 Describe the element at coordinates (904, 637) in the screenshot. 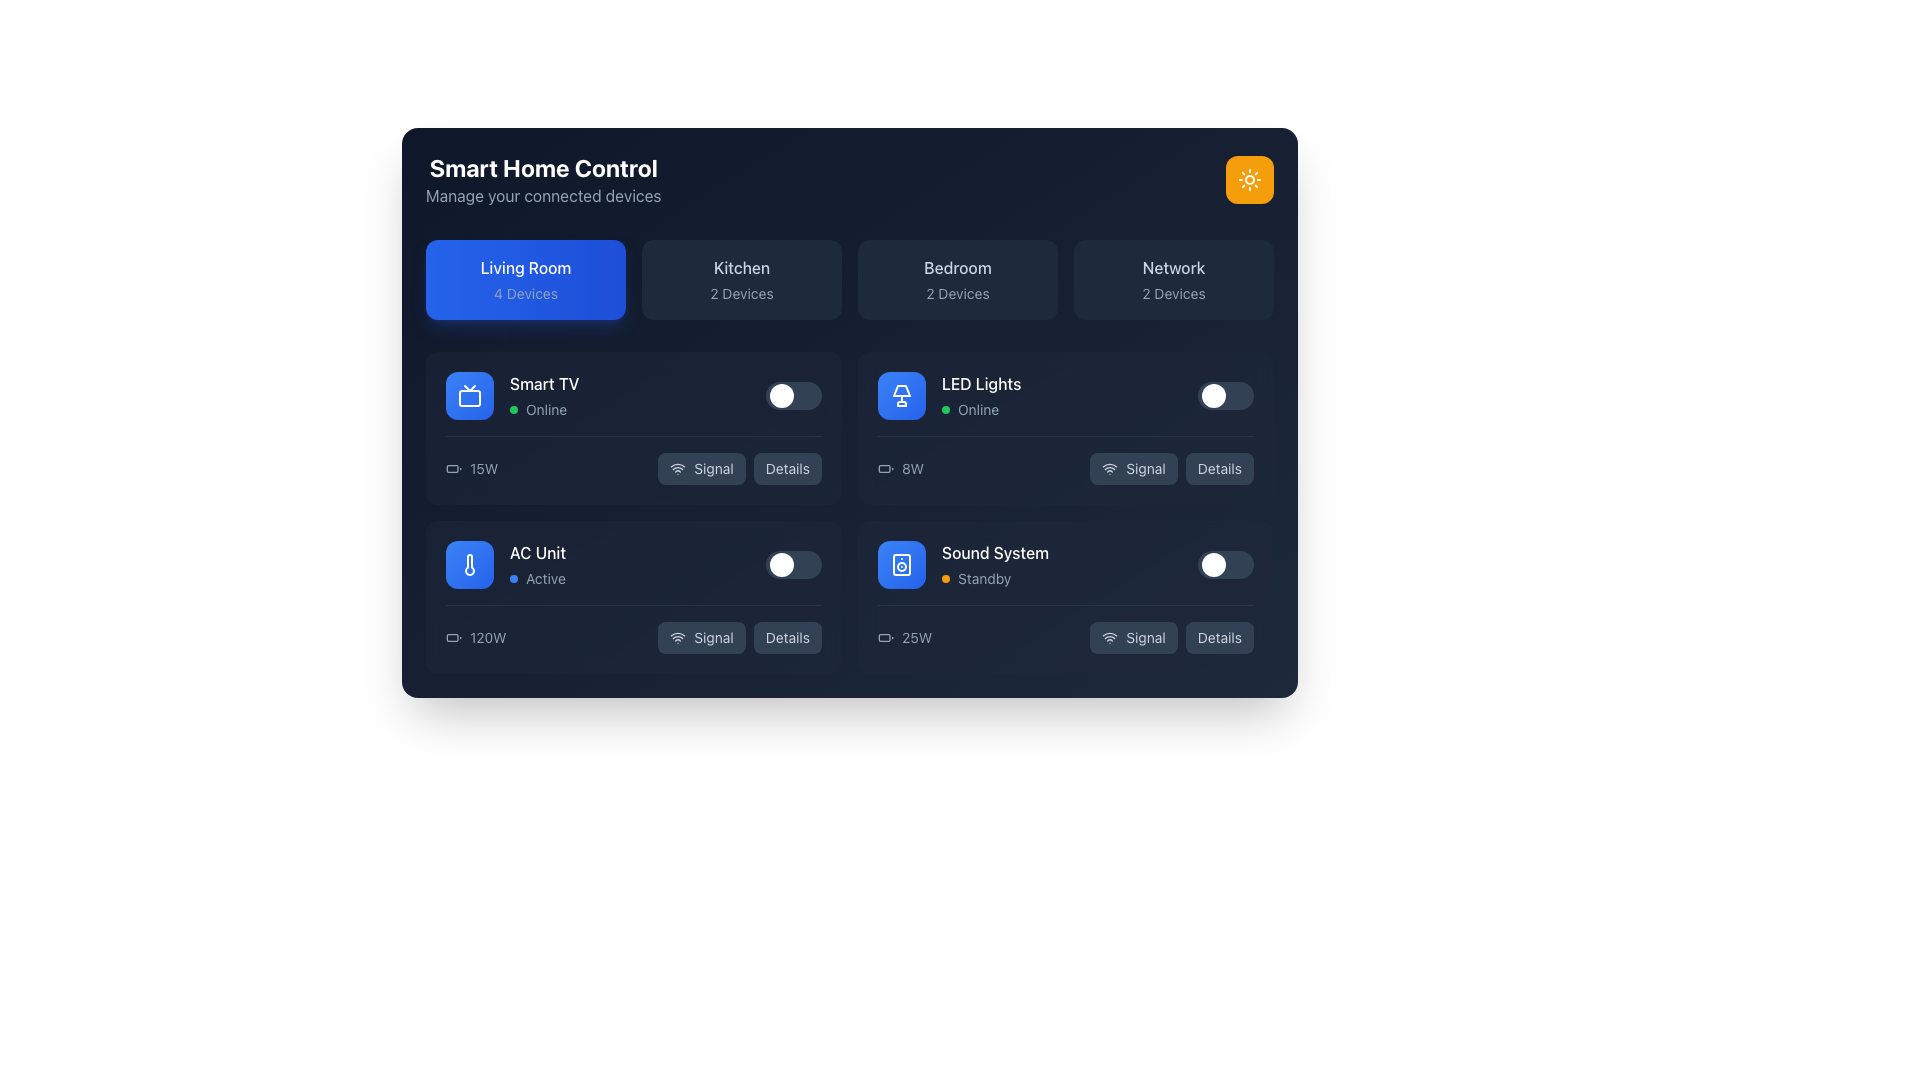

I see `the Text Label with Icon displaying '25W' and a battery icon, located in the bottom-right section of the 'Smart Home Control' grid interface within the 'Sound System' tile` at that location.